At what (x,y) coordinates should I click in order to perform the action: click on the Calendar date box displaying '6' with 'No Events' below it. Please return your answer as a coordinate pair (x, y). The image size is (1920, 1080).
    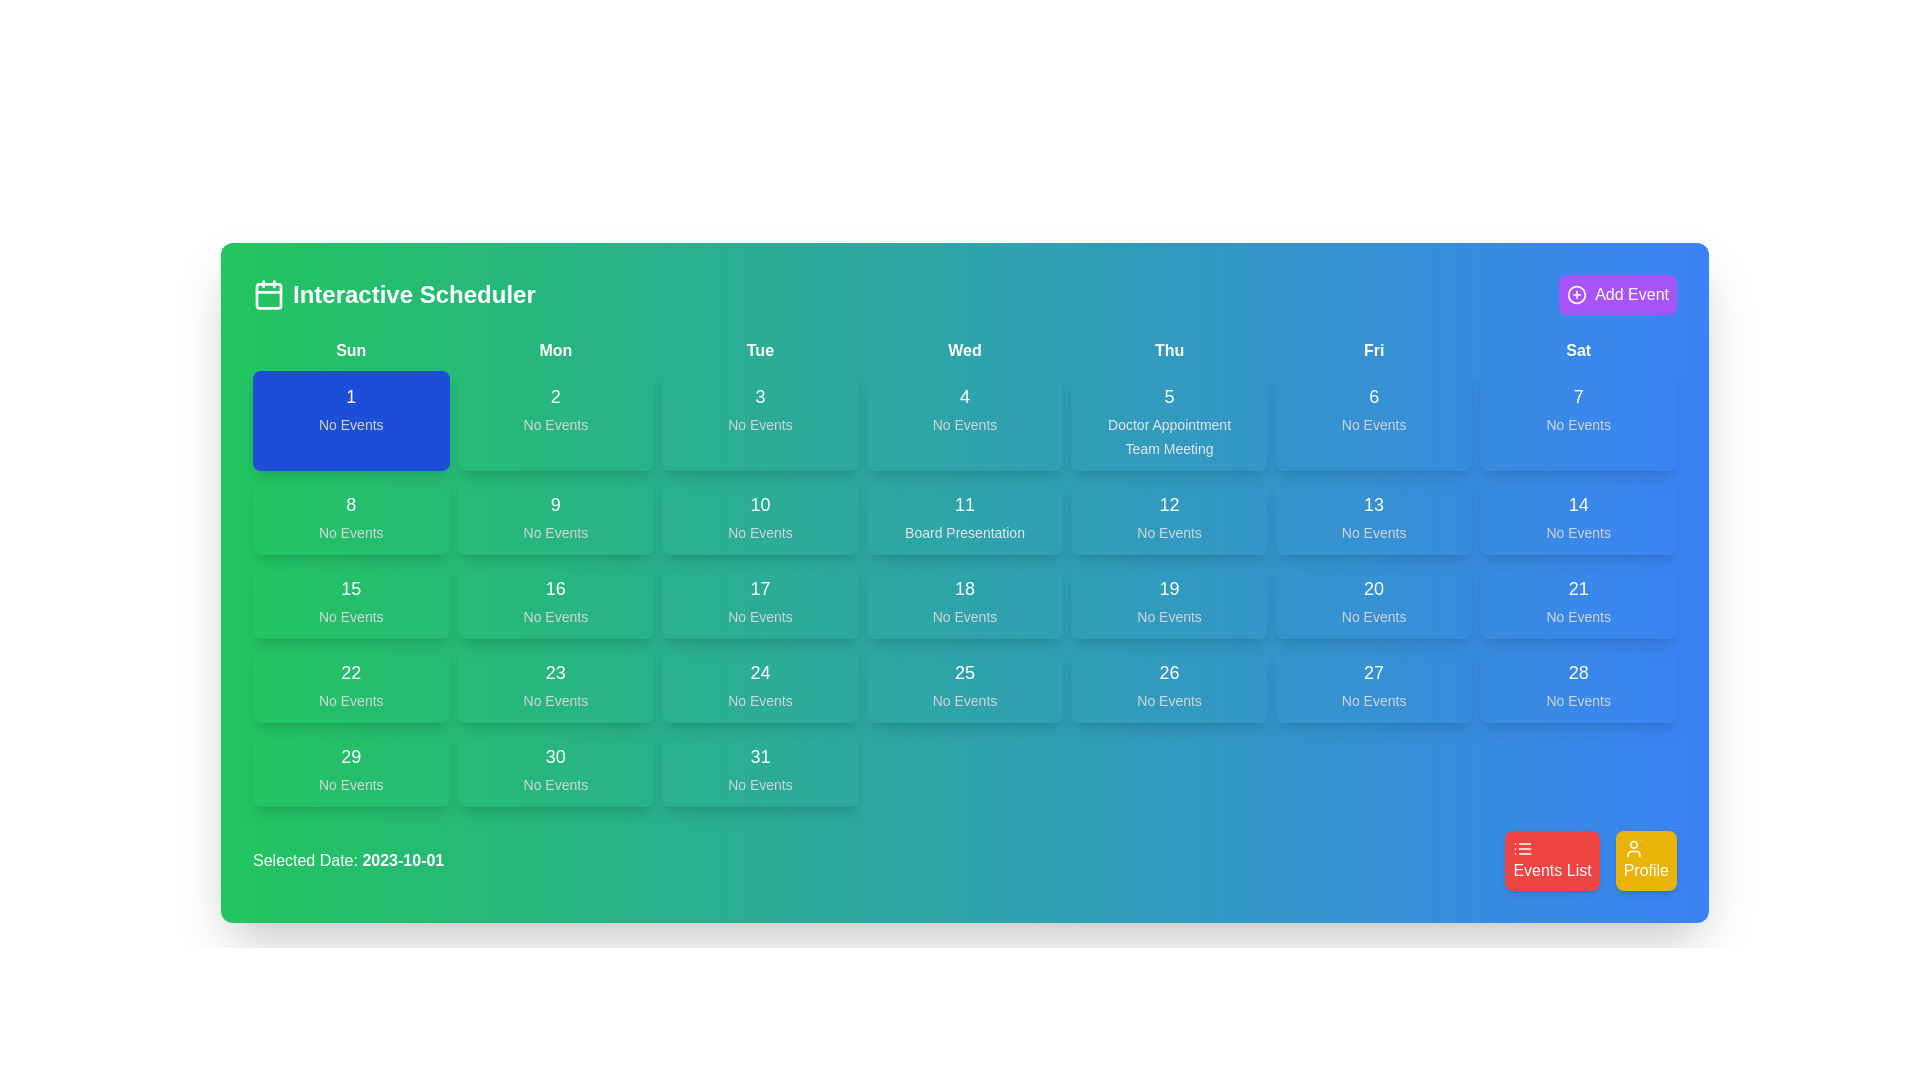
    Looking at the image, I should click on (1373, 419).